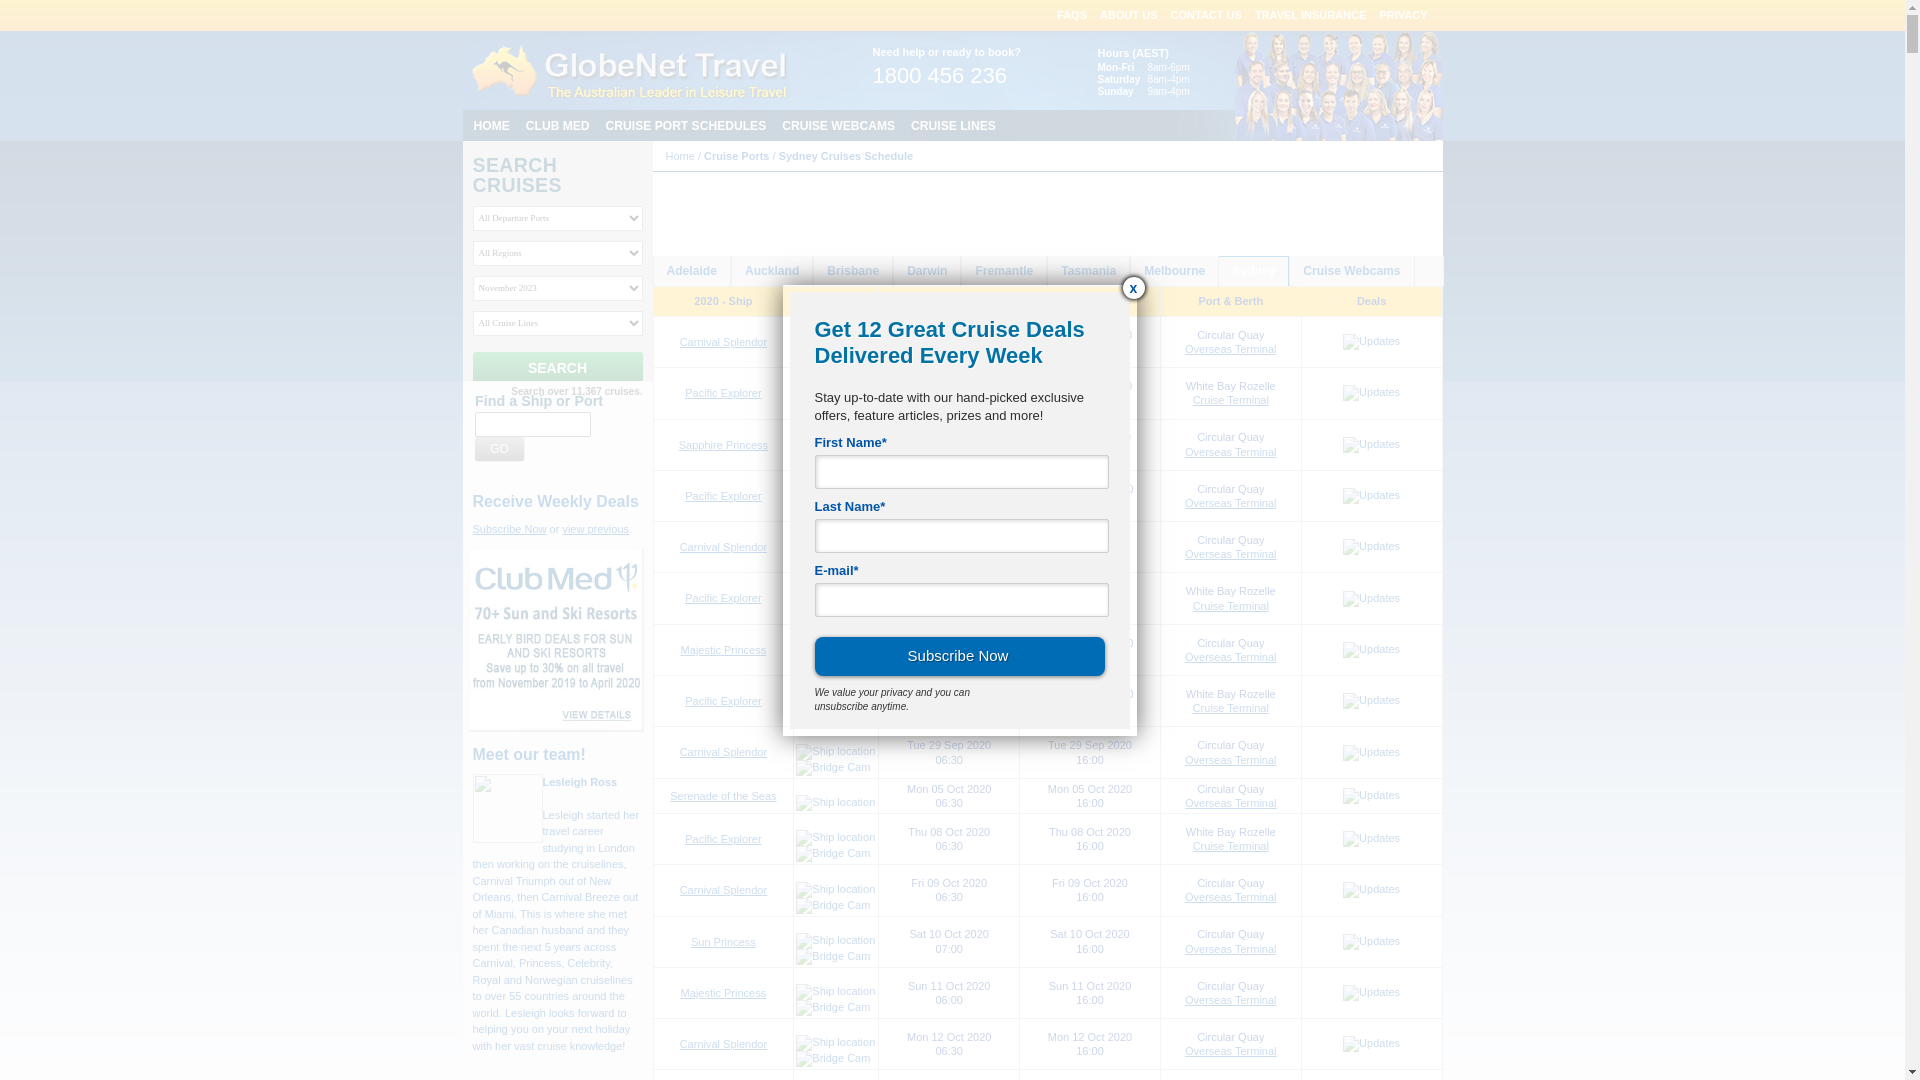  I want to click on 'Globe Net Travel', so click(628, 69).